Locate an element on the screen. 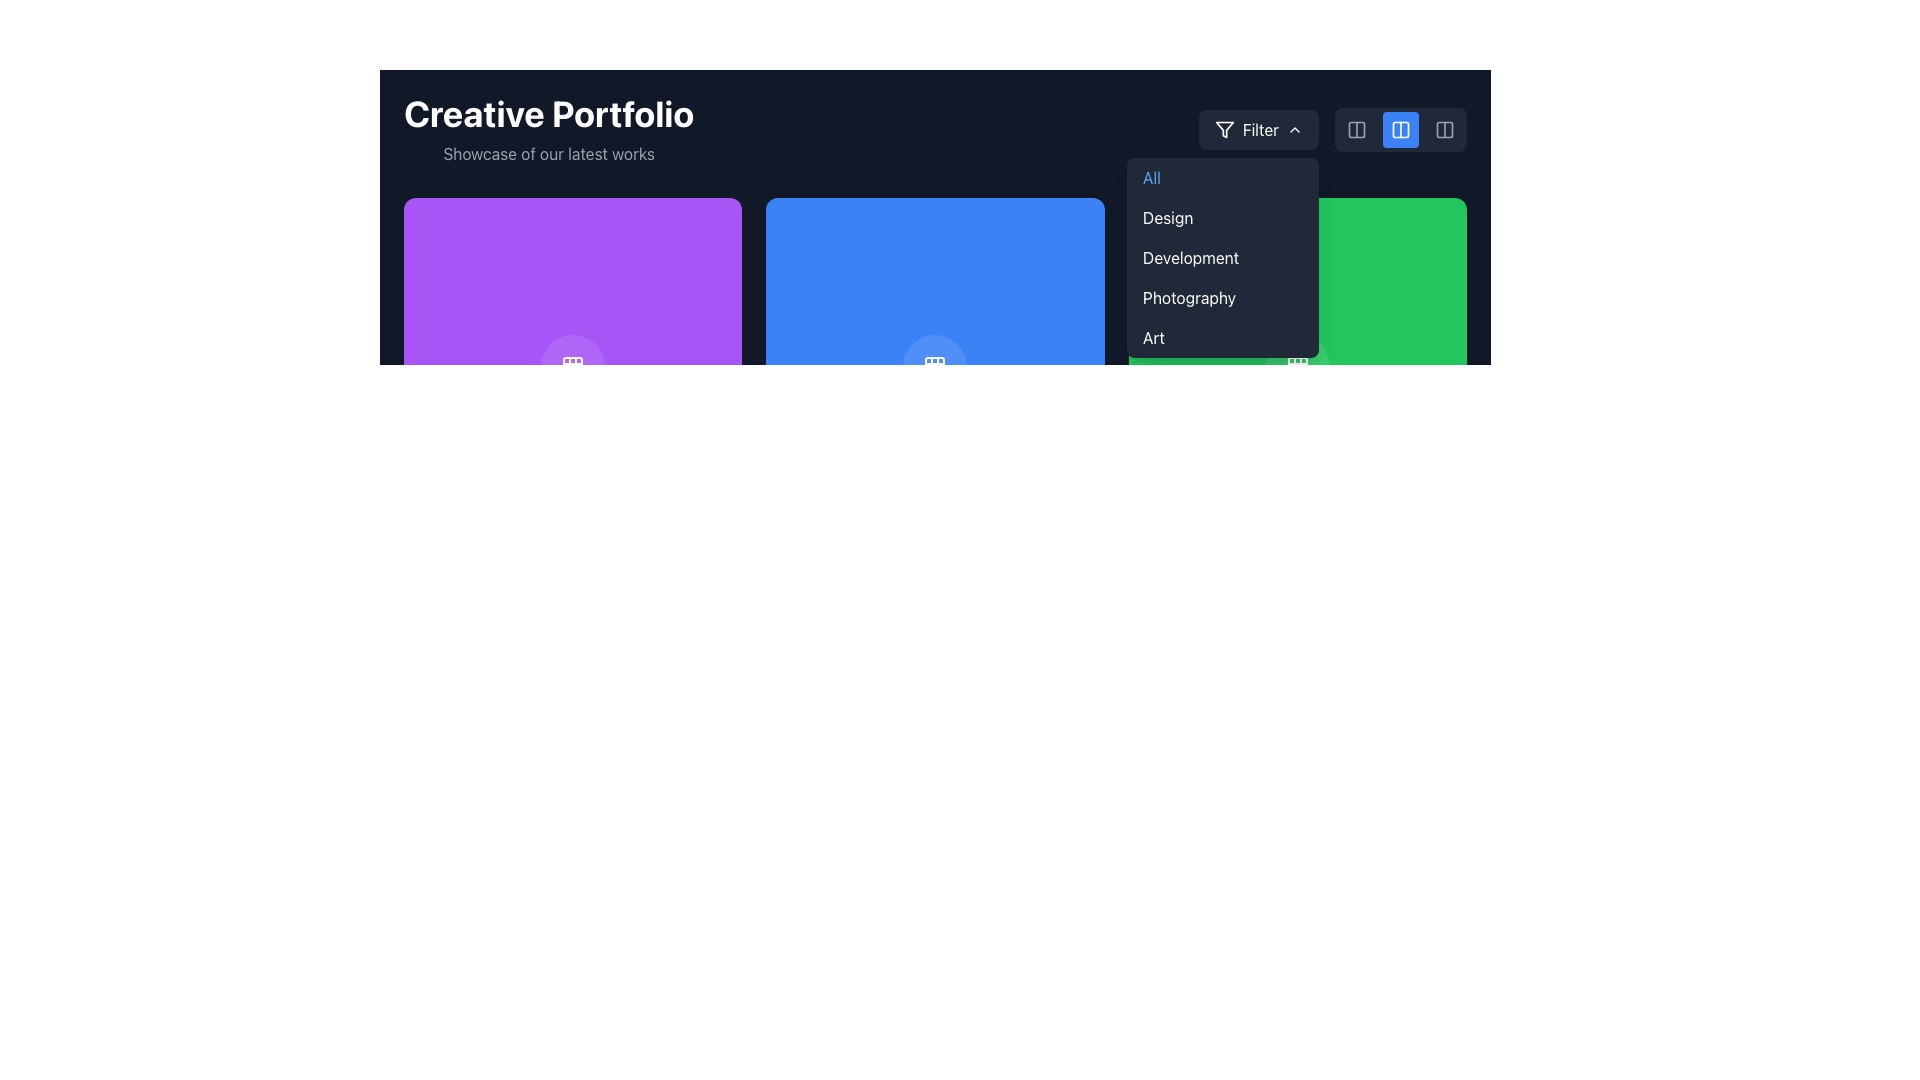 The width and height of the screenshot is (1920, 1080). the square button with a dark blue background and a light gray icon resembling two vertical columns is located at coordinates (1444, 130).